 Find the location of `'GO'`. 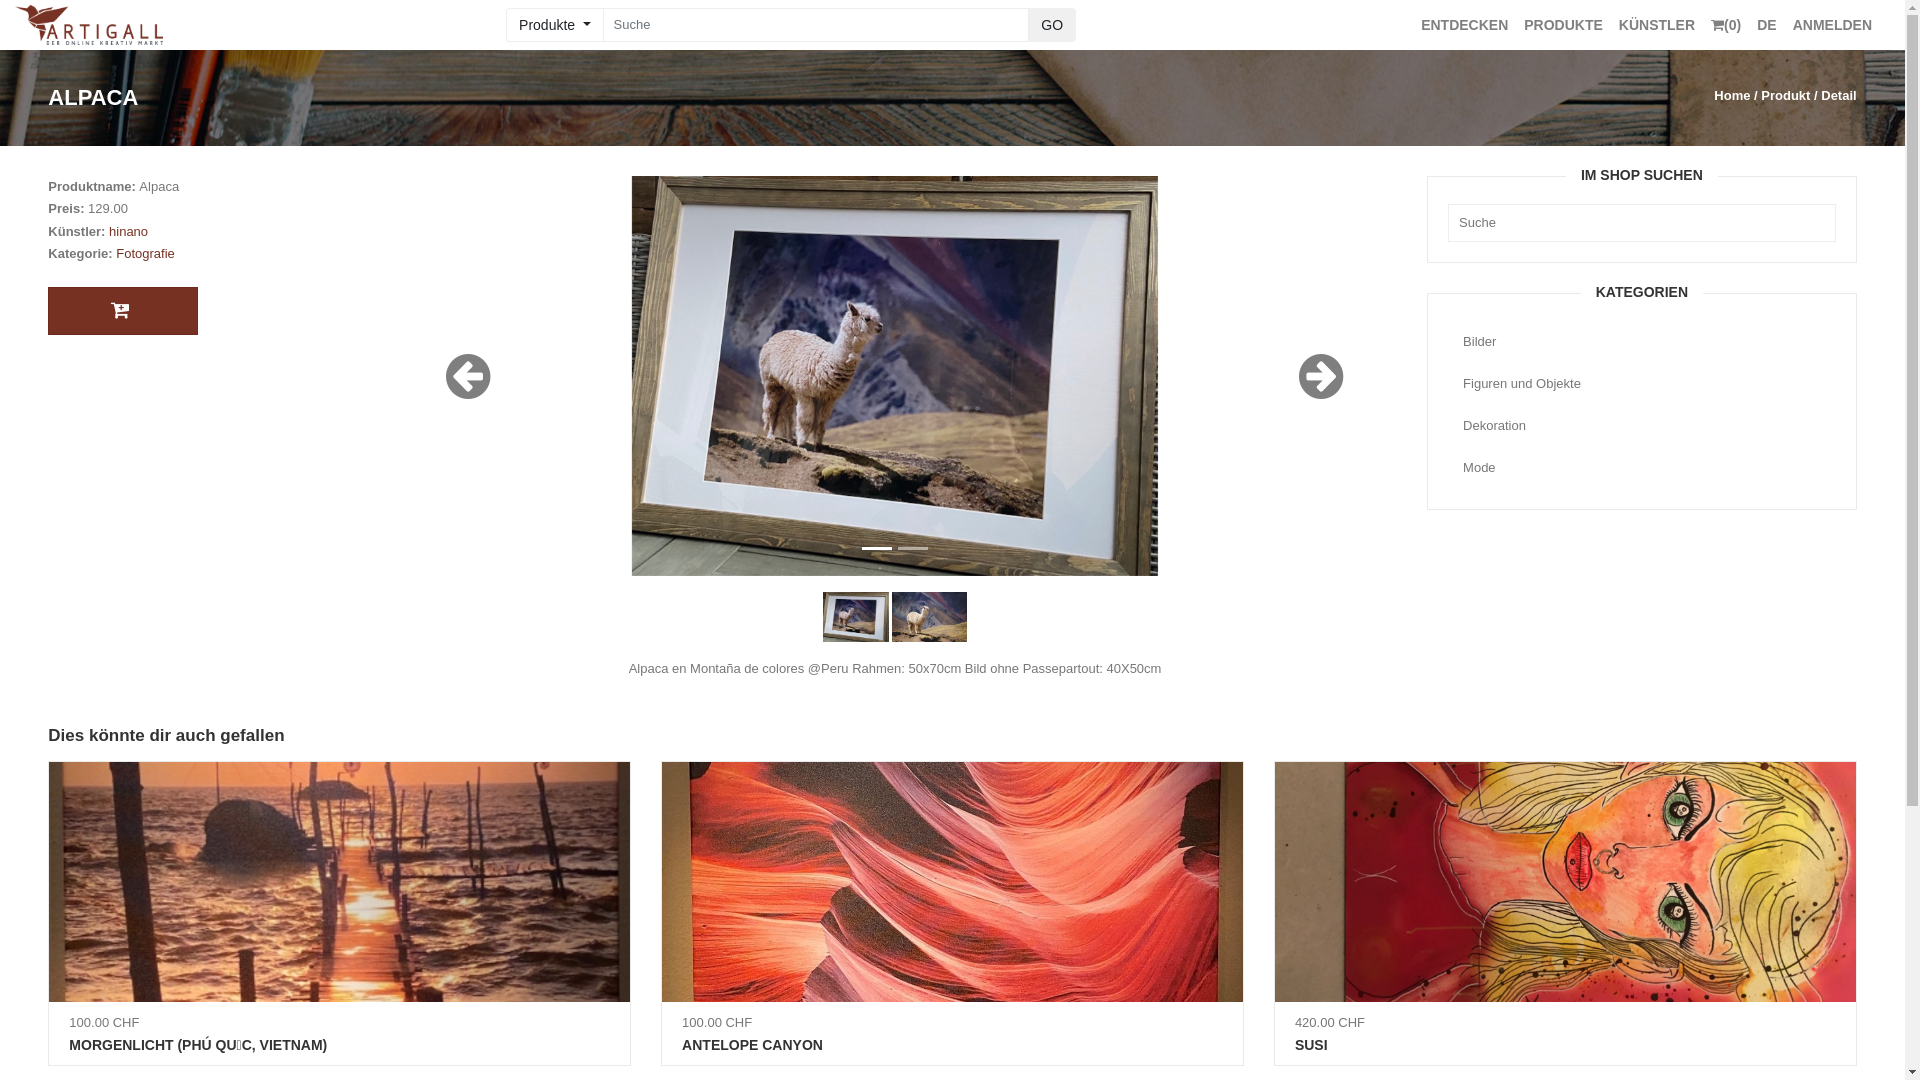

'GO' is located at coordinates (1051, 24).